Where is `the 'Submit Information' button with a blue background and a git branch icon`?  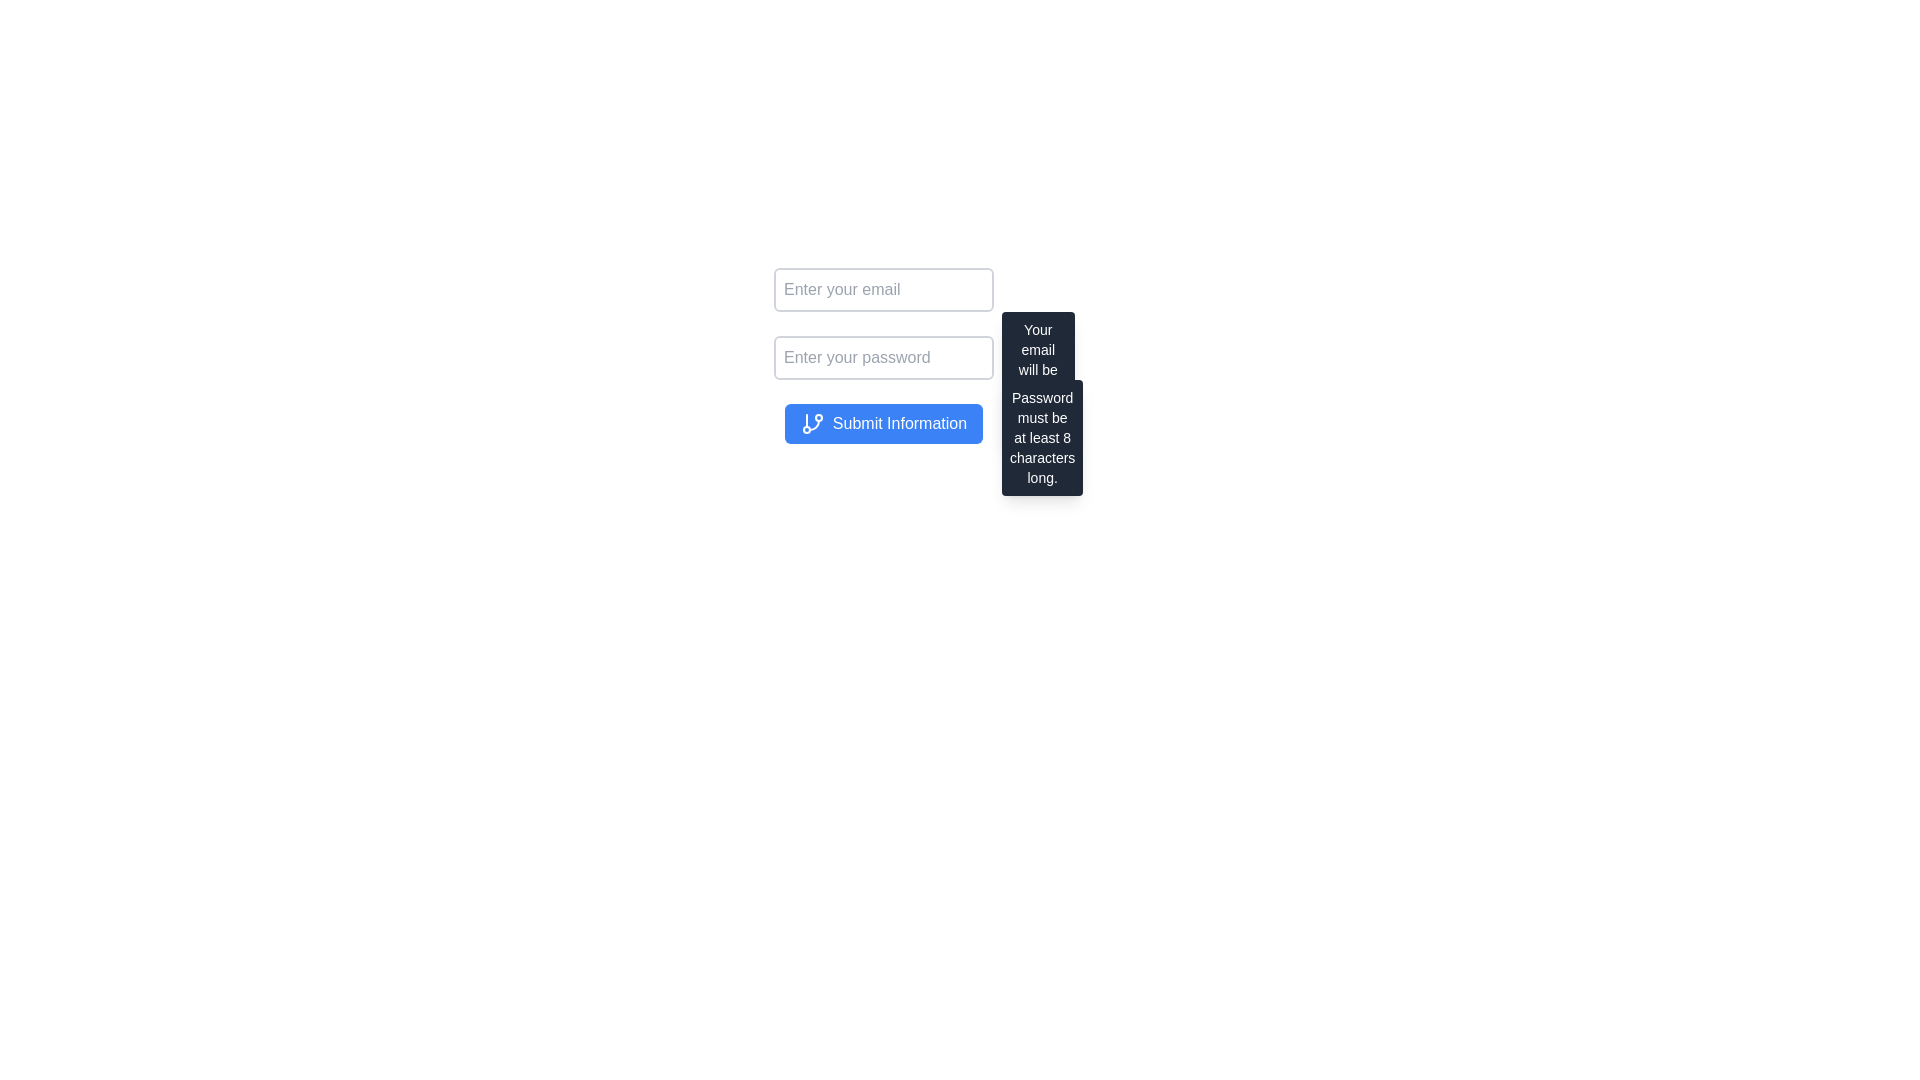
the 'Submit Information' button with a blue background and a git branch icon is located at coordinates (882, 423).